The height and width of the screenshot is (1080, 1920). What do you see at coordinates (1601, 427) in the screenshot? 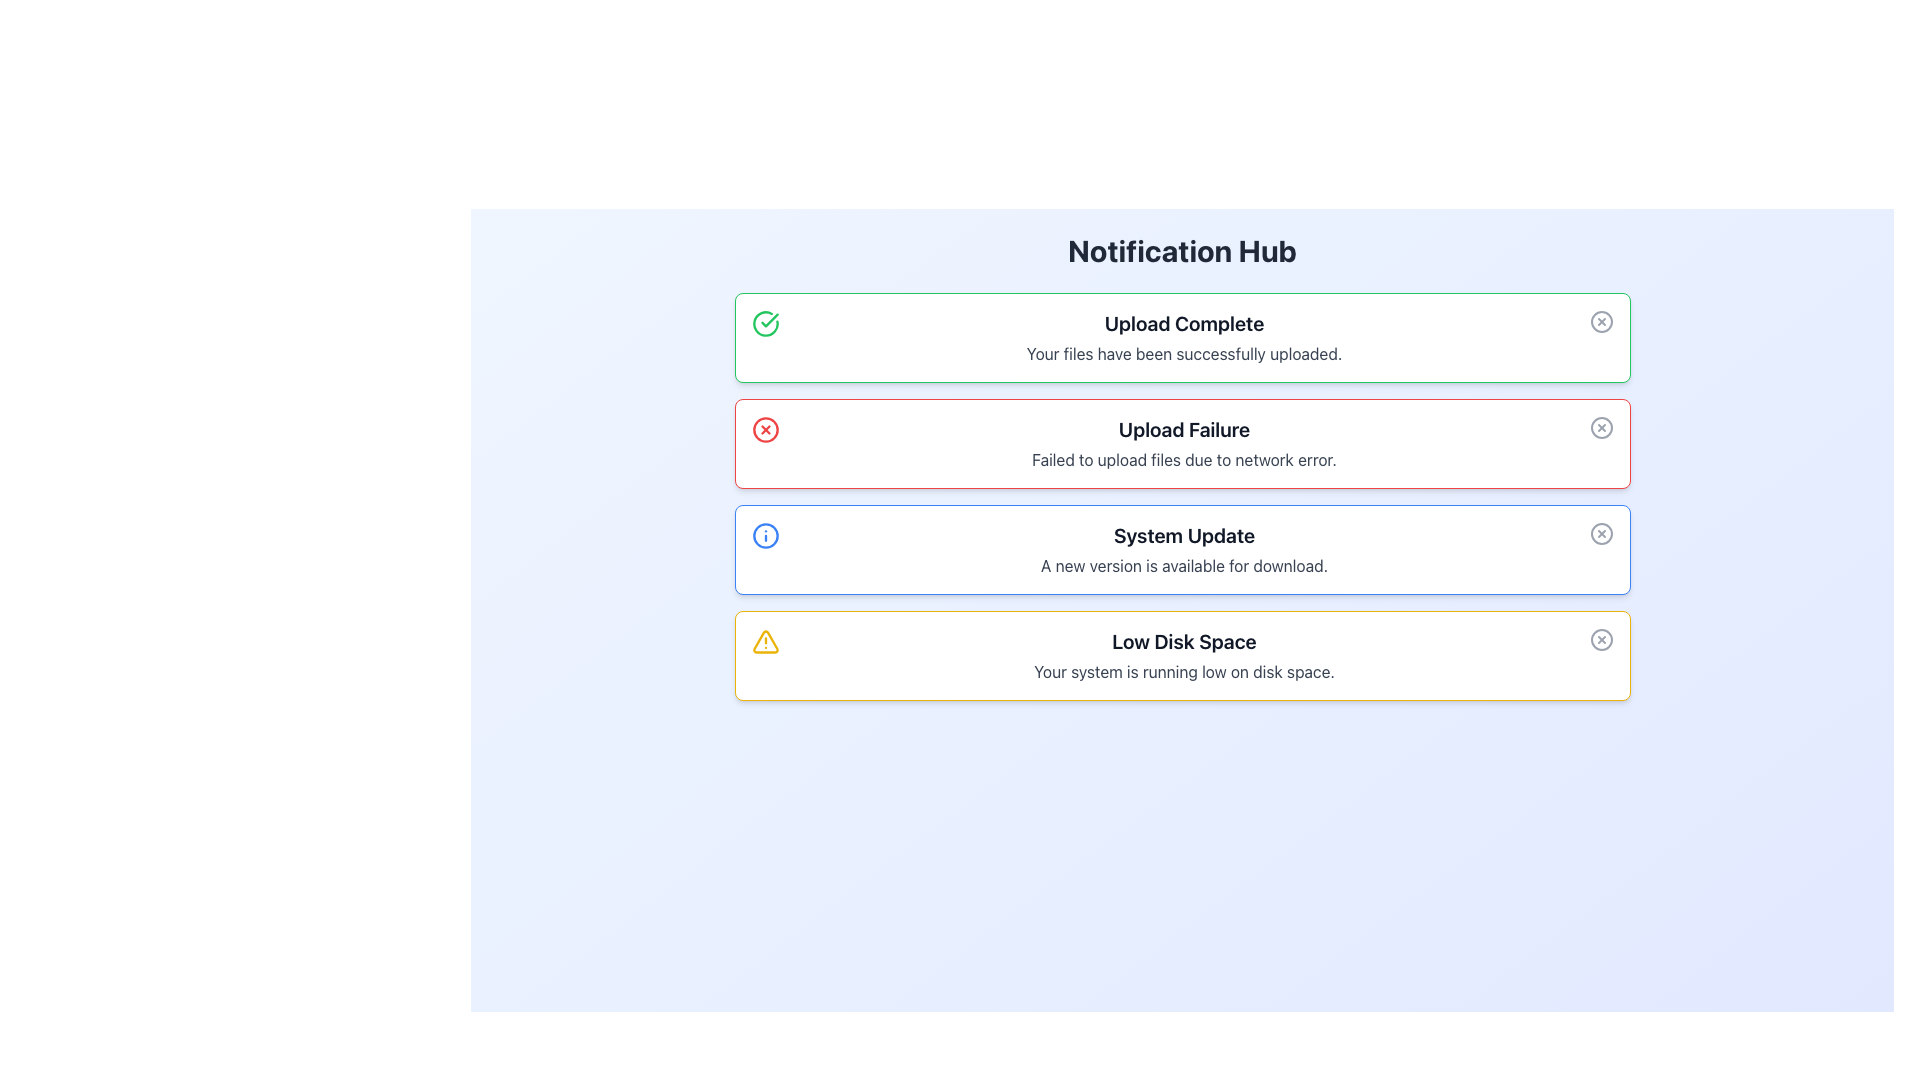
I see `the dismiss button located in the top-right corner of the 'Upload Failure' notification card` at bounding box center [1601, 427].